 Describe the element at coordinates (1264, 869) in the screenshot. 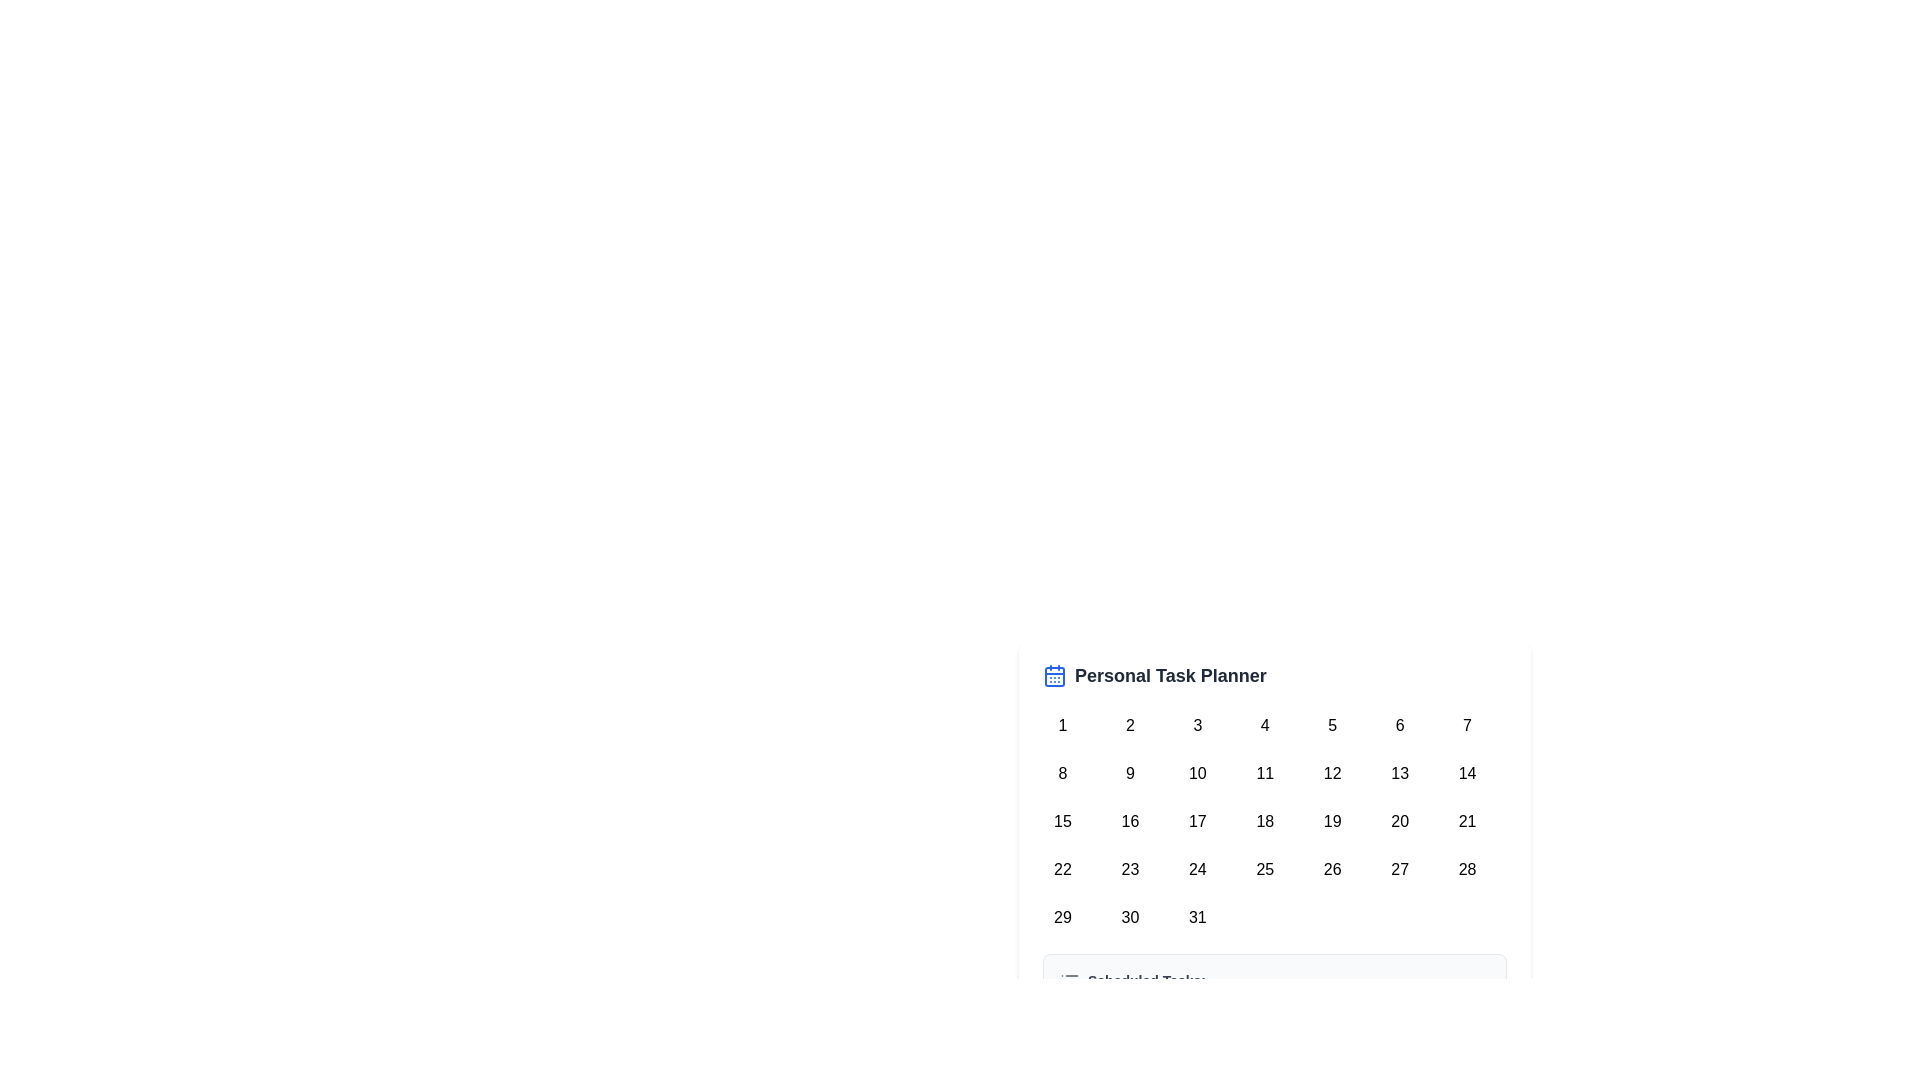

I see `the button representing the date '25th' in the calendar located in the fourth row and fourth column of a 7-column grid layout` at that location.